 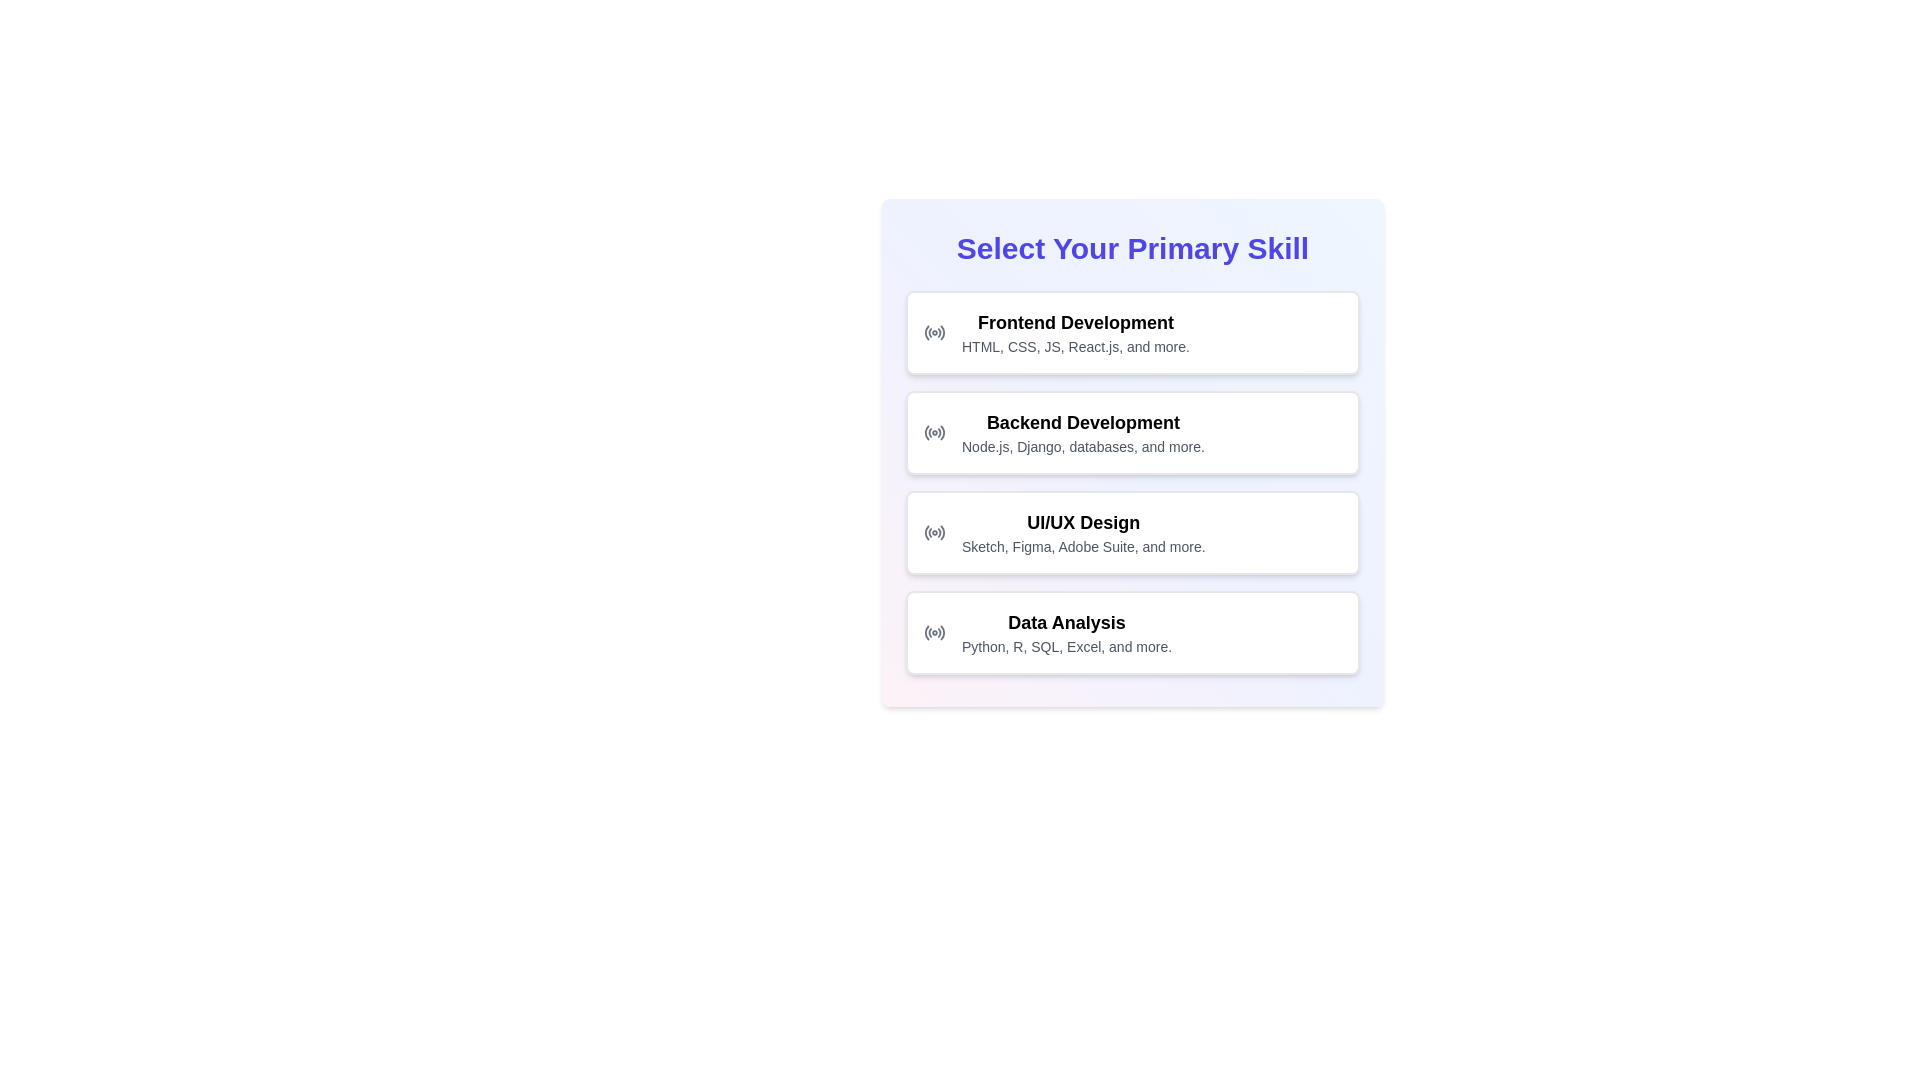 I want to click on the decorative icon representing the 'Backend Development' category, located immediately to the left of the text 'Backend Development', so click(x=934, y=431).